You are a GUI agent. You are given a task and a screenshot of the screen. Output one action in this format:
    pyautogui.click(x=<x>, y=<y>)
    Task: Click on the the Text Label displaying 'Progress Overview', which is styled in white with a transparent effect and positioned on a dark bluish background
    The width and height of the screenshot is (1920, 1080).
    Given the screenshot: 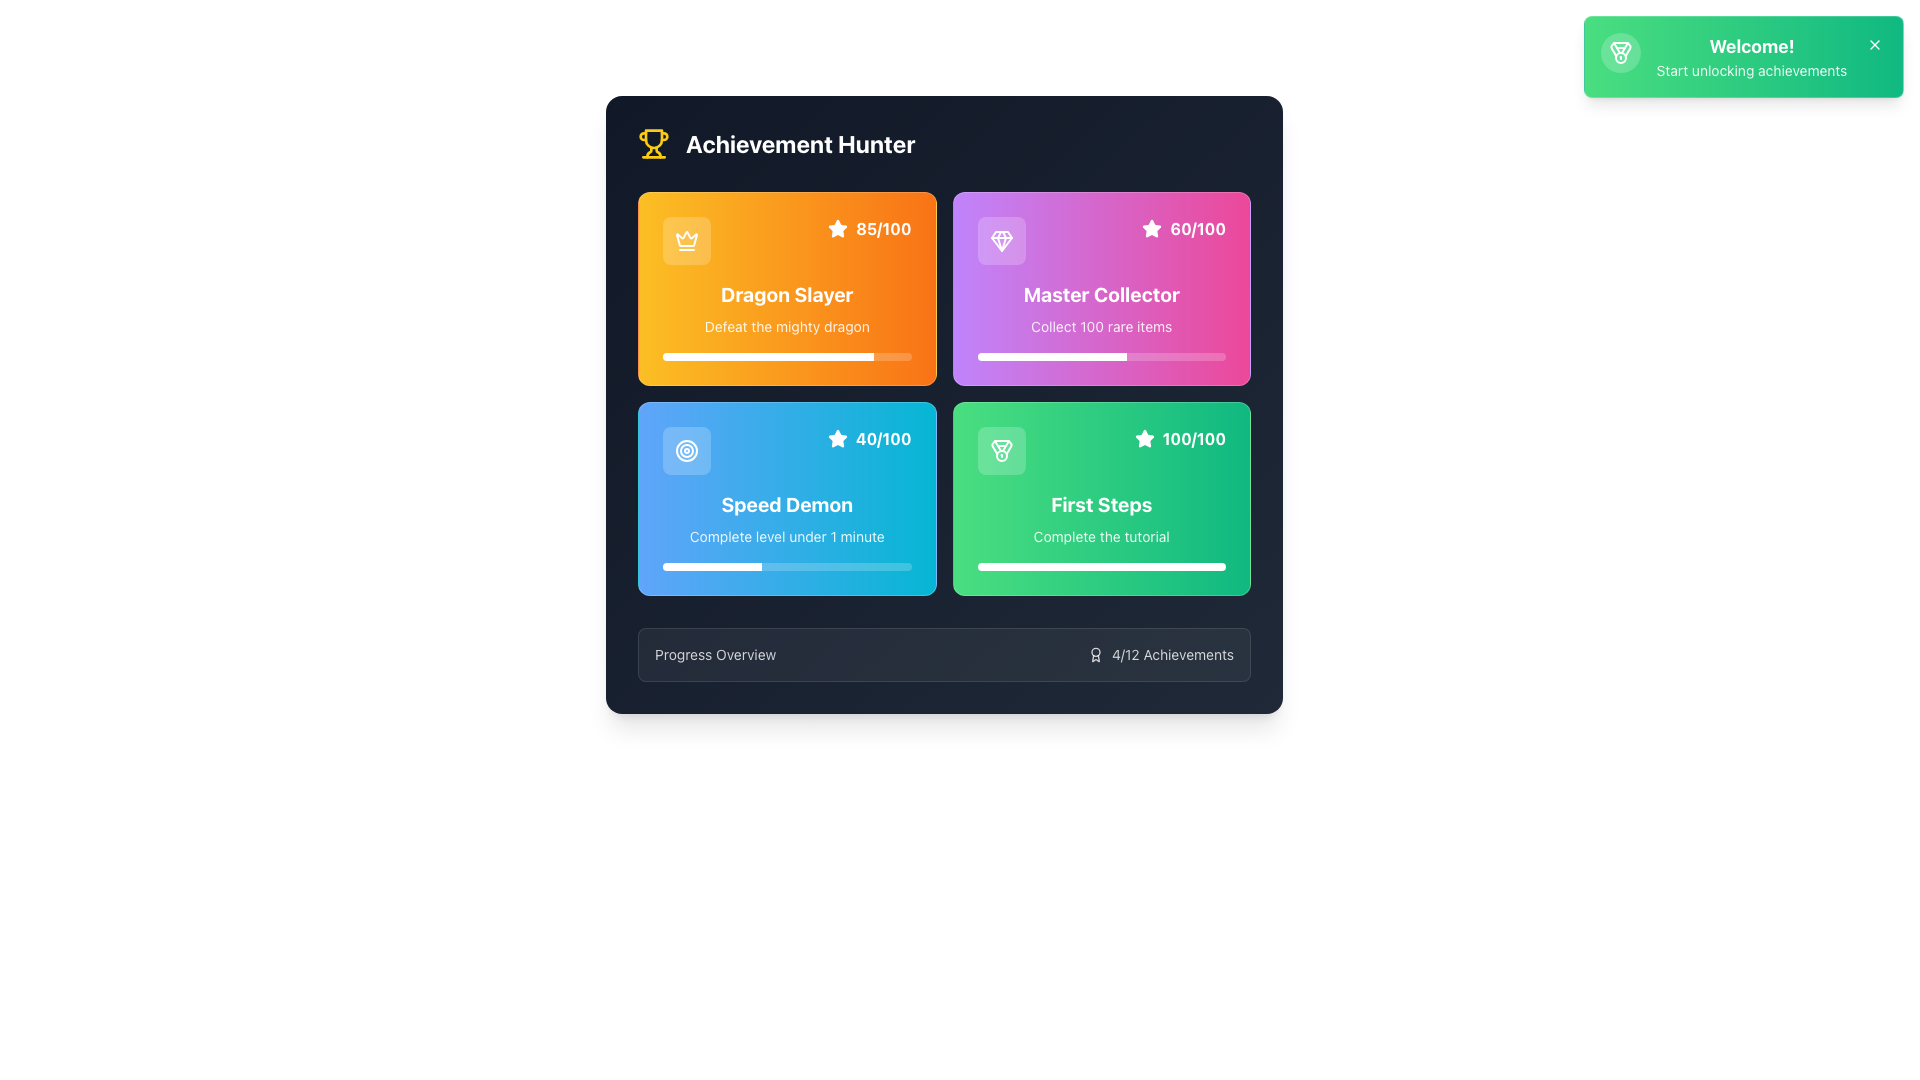 What is the action you would take?
    pyautogui.click(x=715, y=655)
    